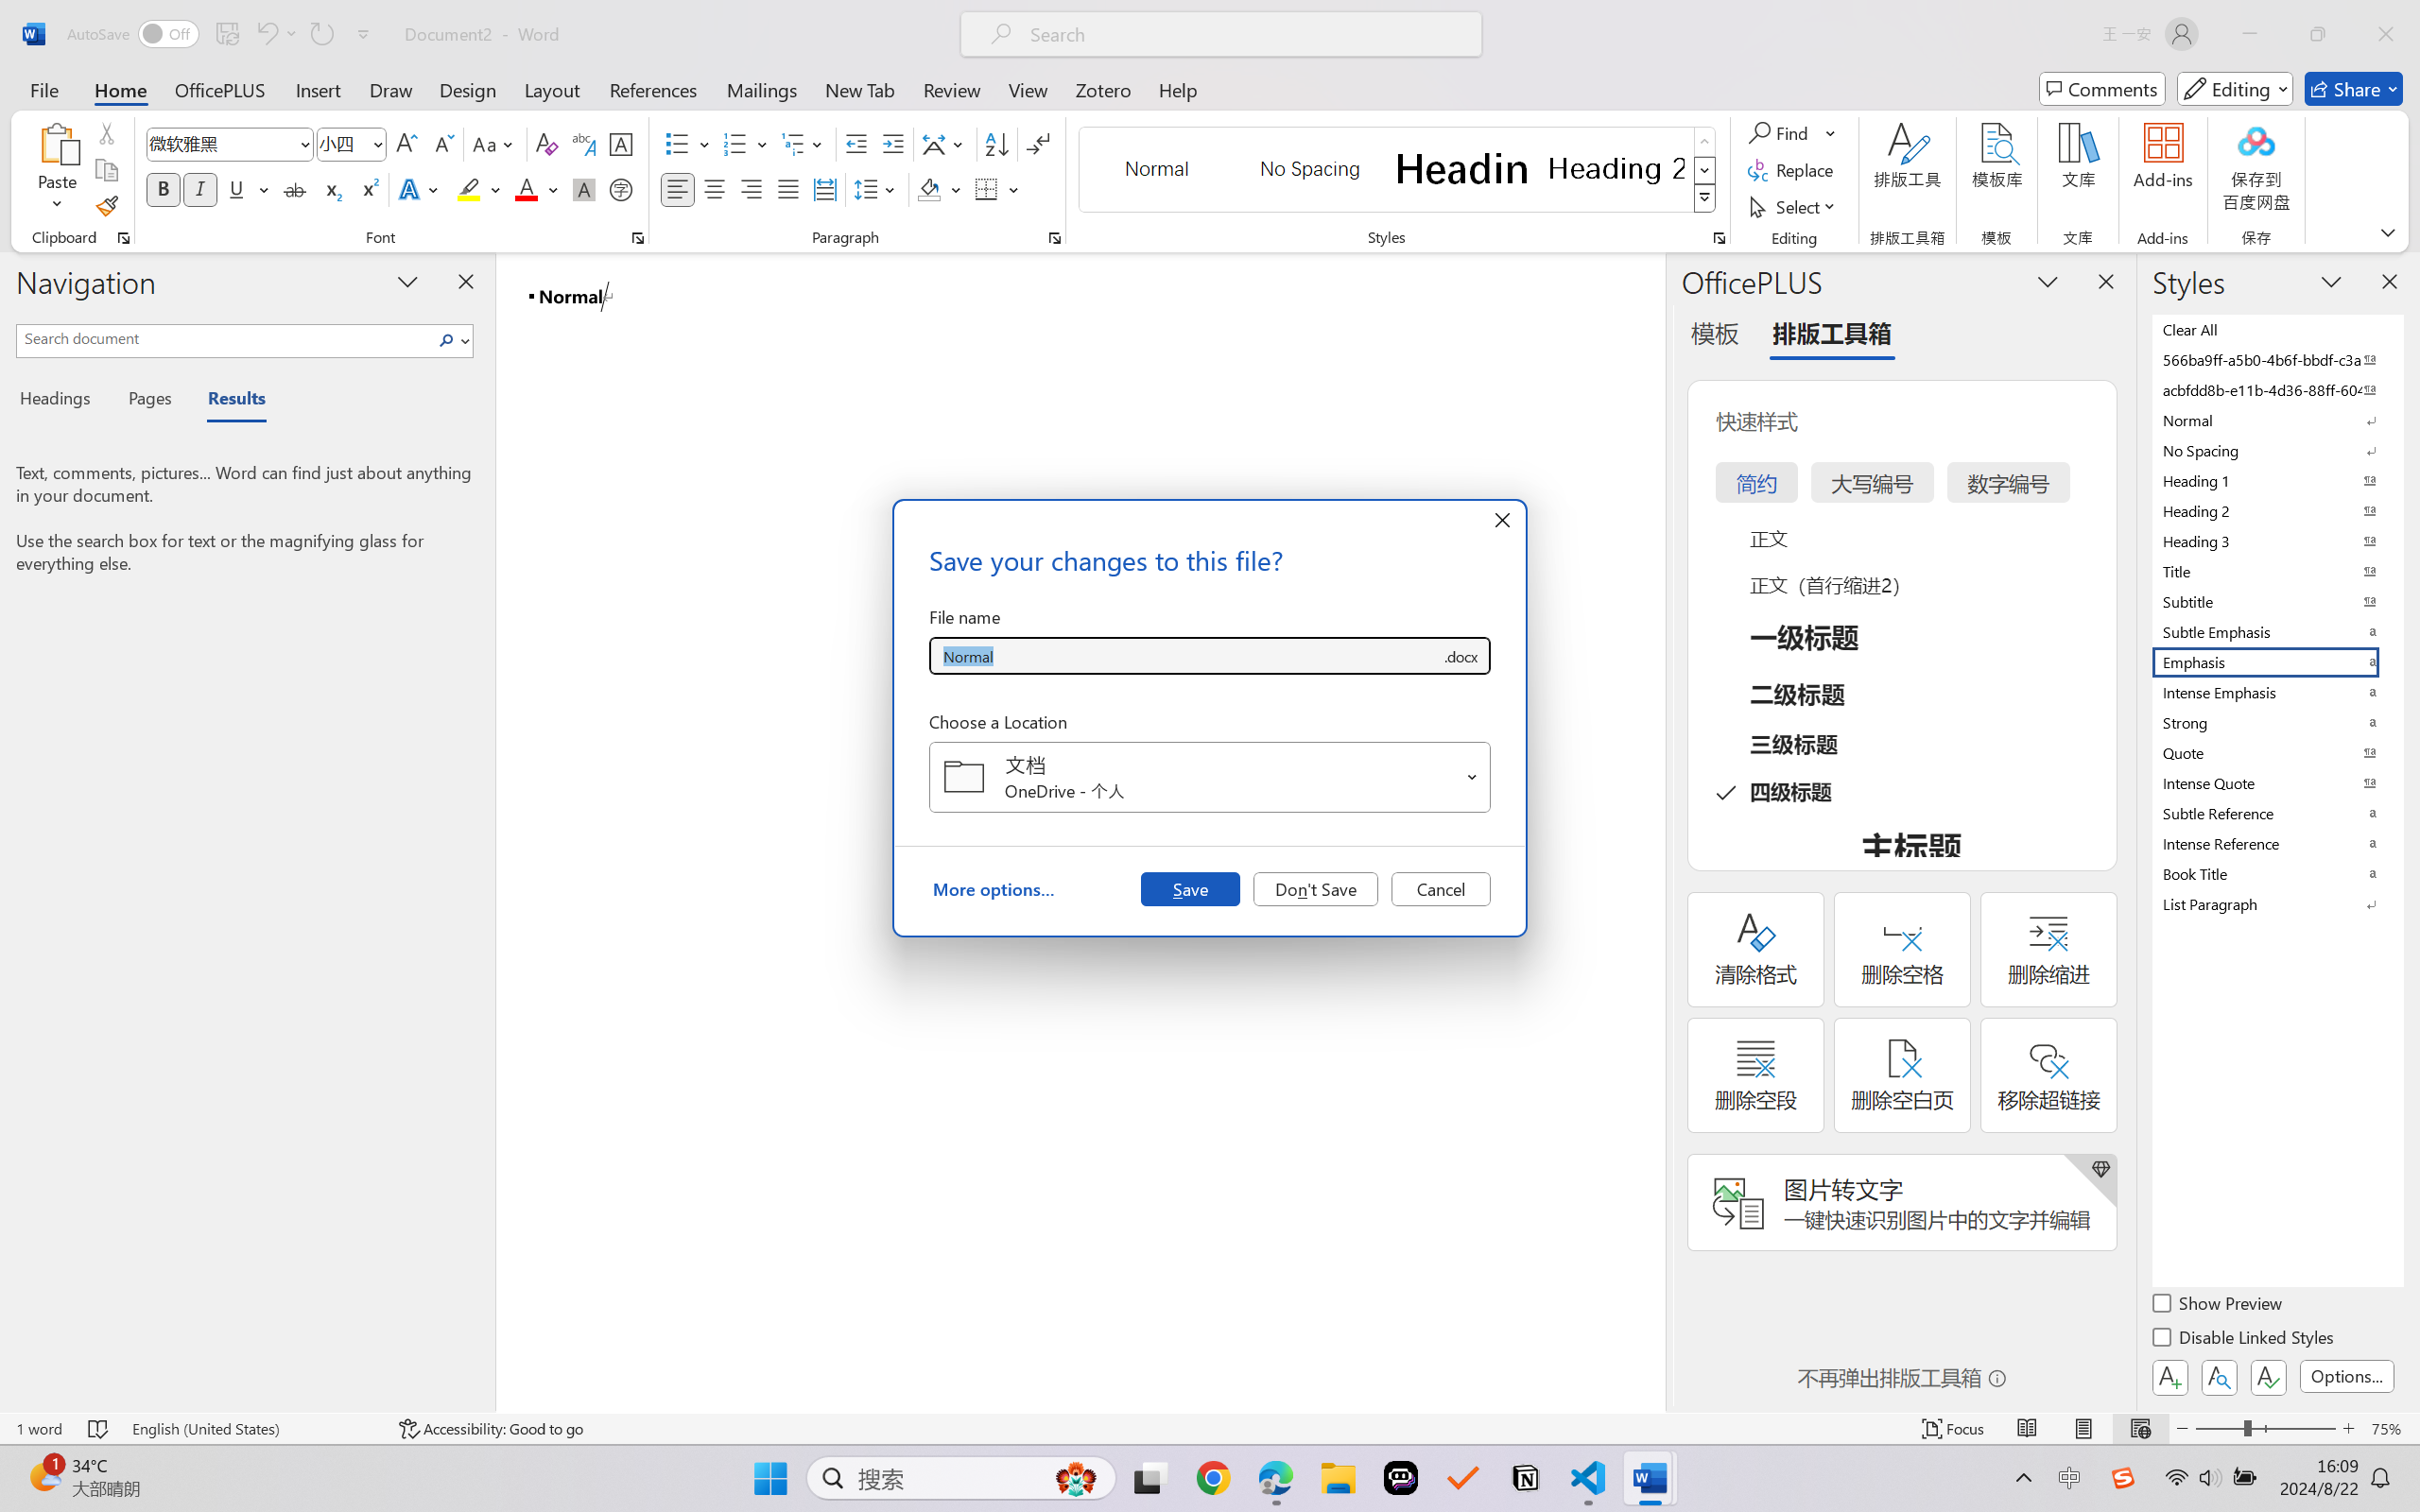 Image resolution: width=2420 pixels, height=1512 pixels. I want to click on 'Phonetic Guide...', so click(581, 144).